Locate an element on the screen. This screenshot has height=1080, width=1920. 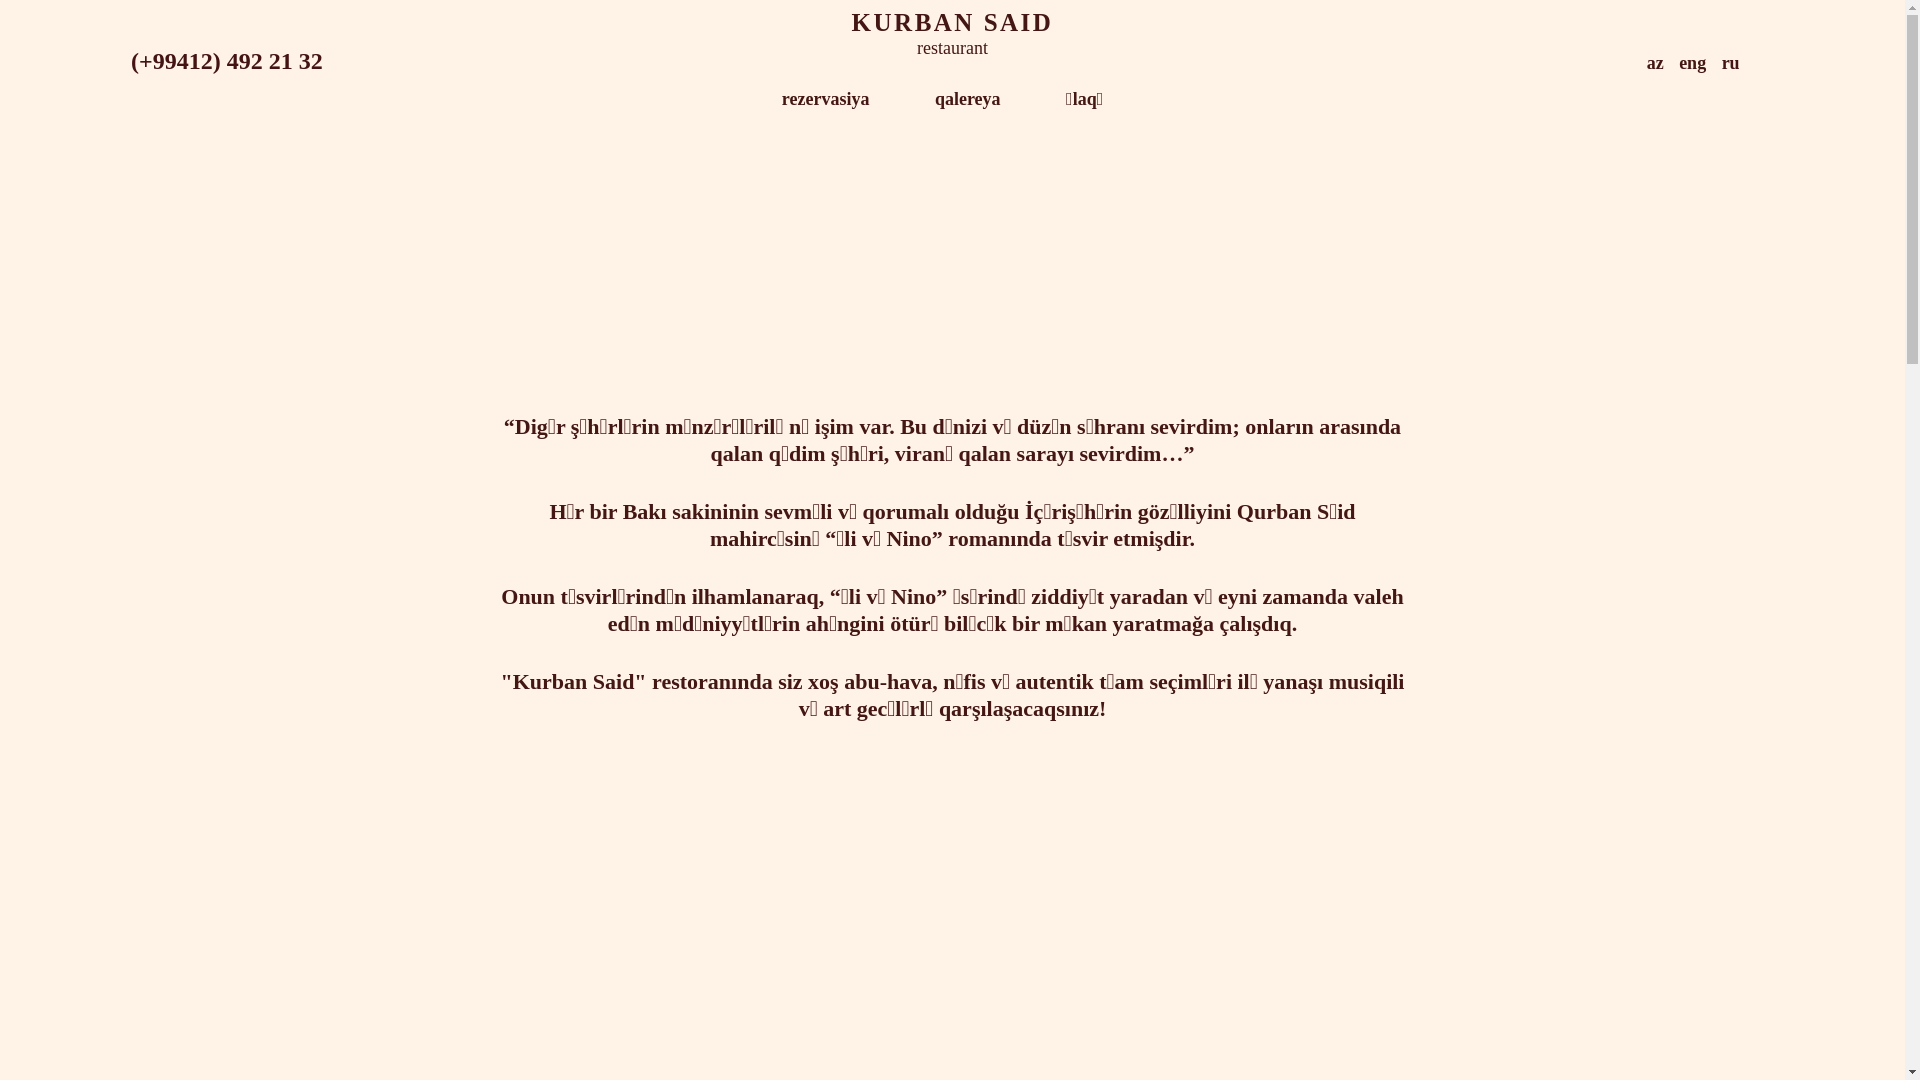
'qalereya' is located at coordinates (968, 100).